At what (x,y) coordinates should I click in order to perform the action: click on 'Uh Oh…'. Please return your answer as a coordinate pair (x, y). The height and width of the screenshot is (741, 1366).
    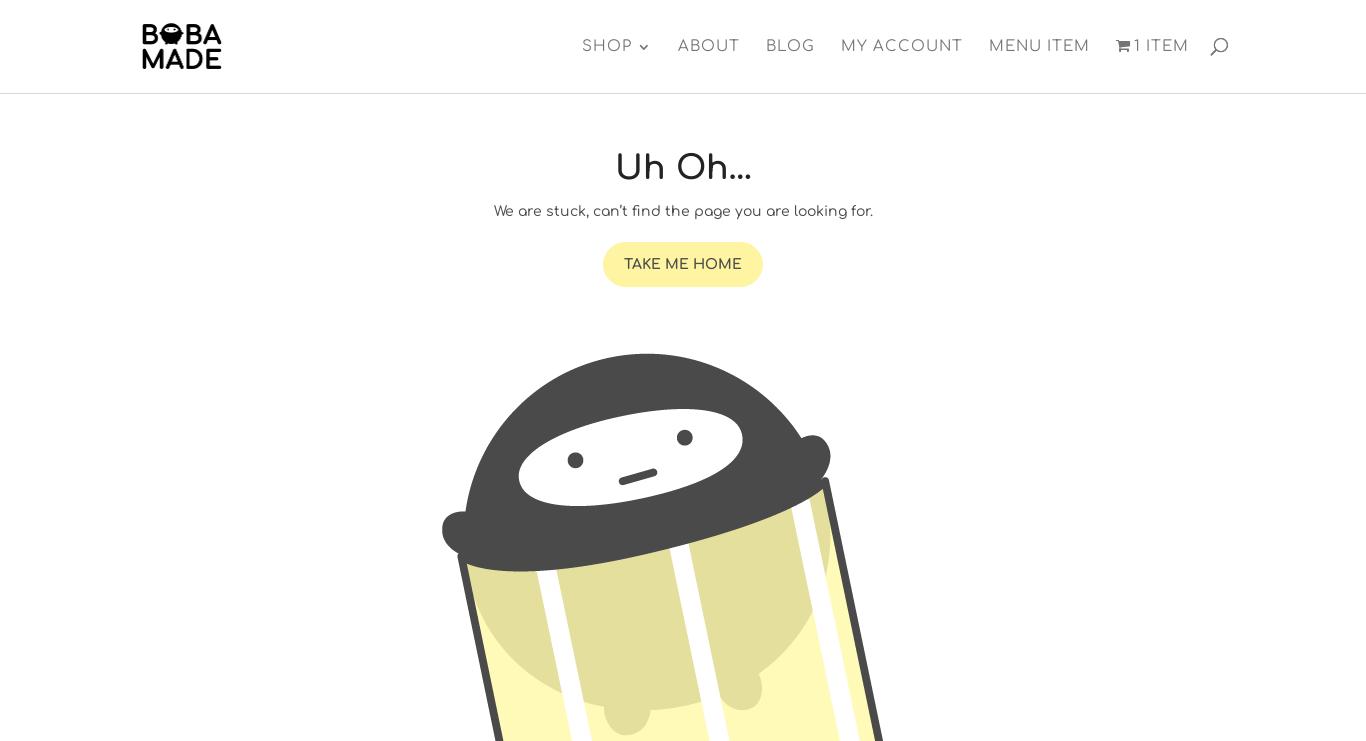
    Looking at the image, I should click on (681, 168).